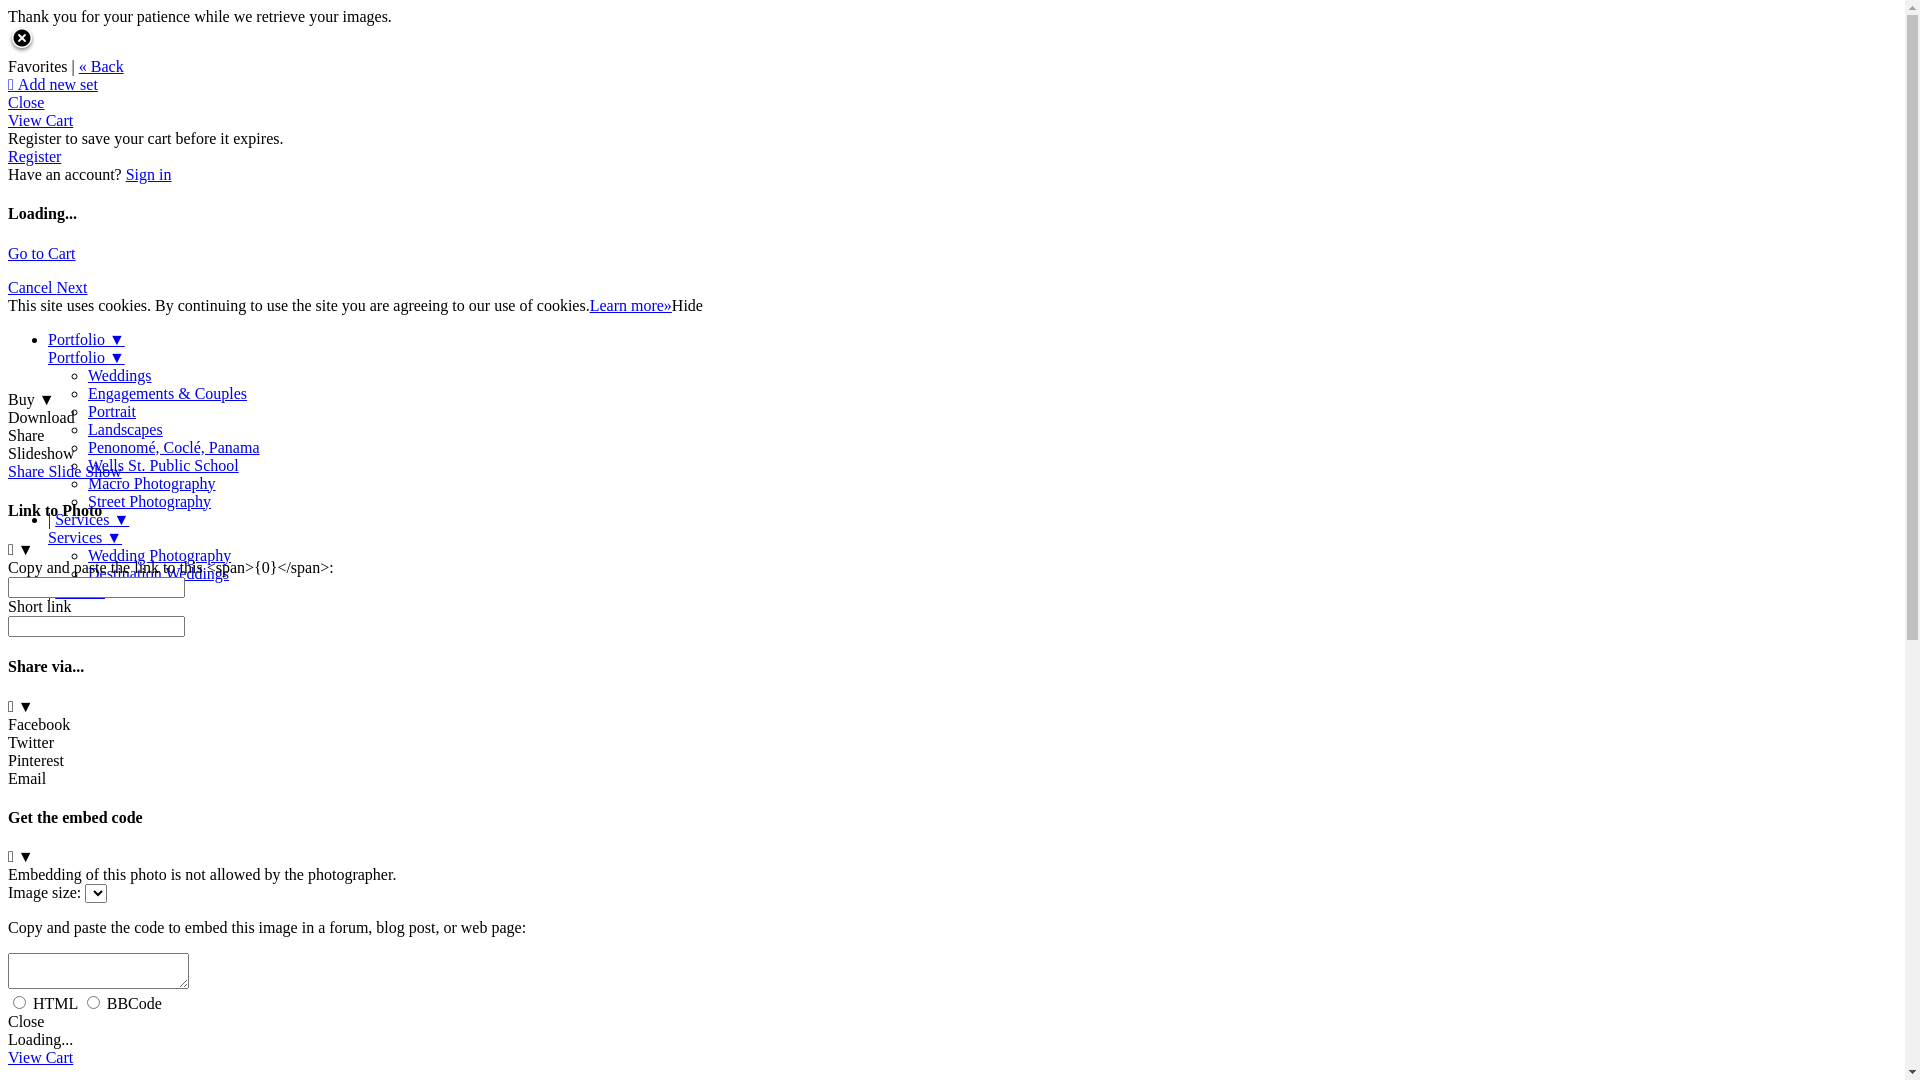 This screenshot has height=1080, width=1920. I want to click on 'Destination Weddings', so click(157, 573).